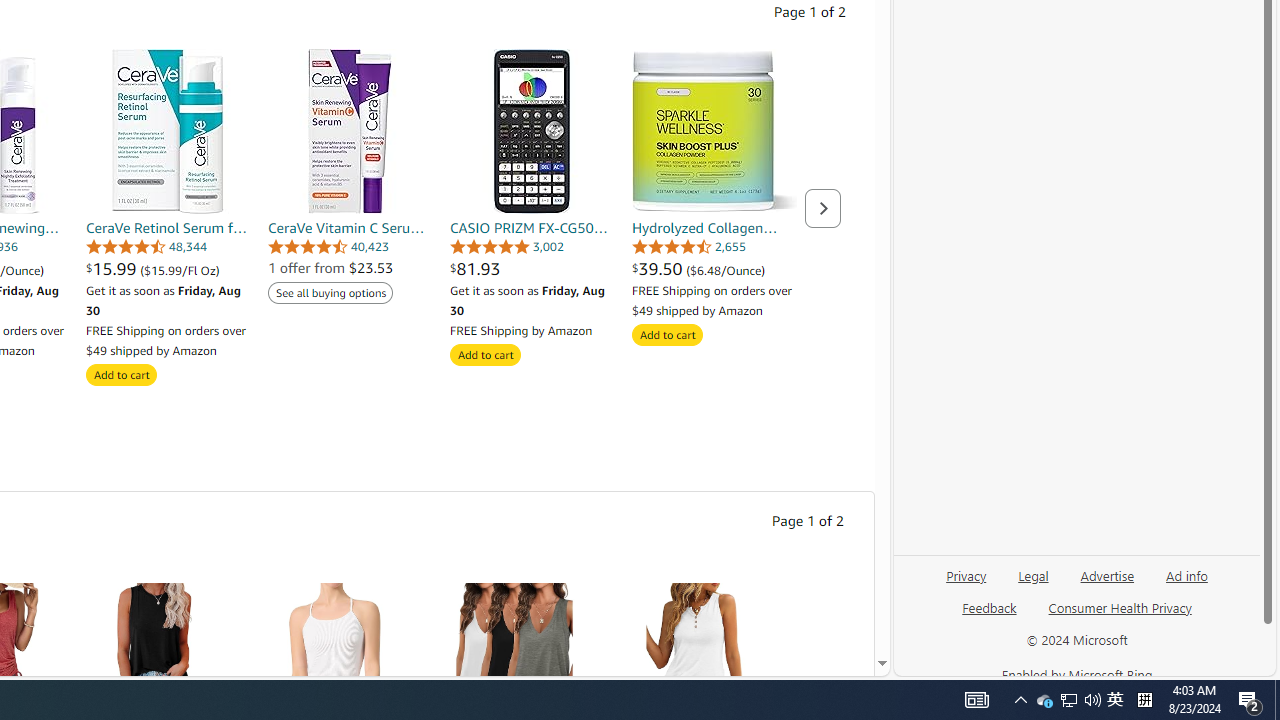 The image size is (1280, 720). Describe the element at coordinates (1120, 614) in the screenshot. I see `'Consumer Health Privacy'` at that location.